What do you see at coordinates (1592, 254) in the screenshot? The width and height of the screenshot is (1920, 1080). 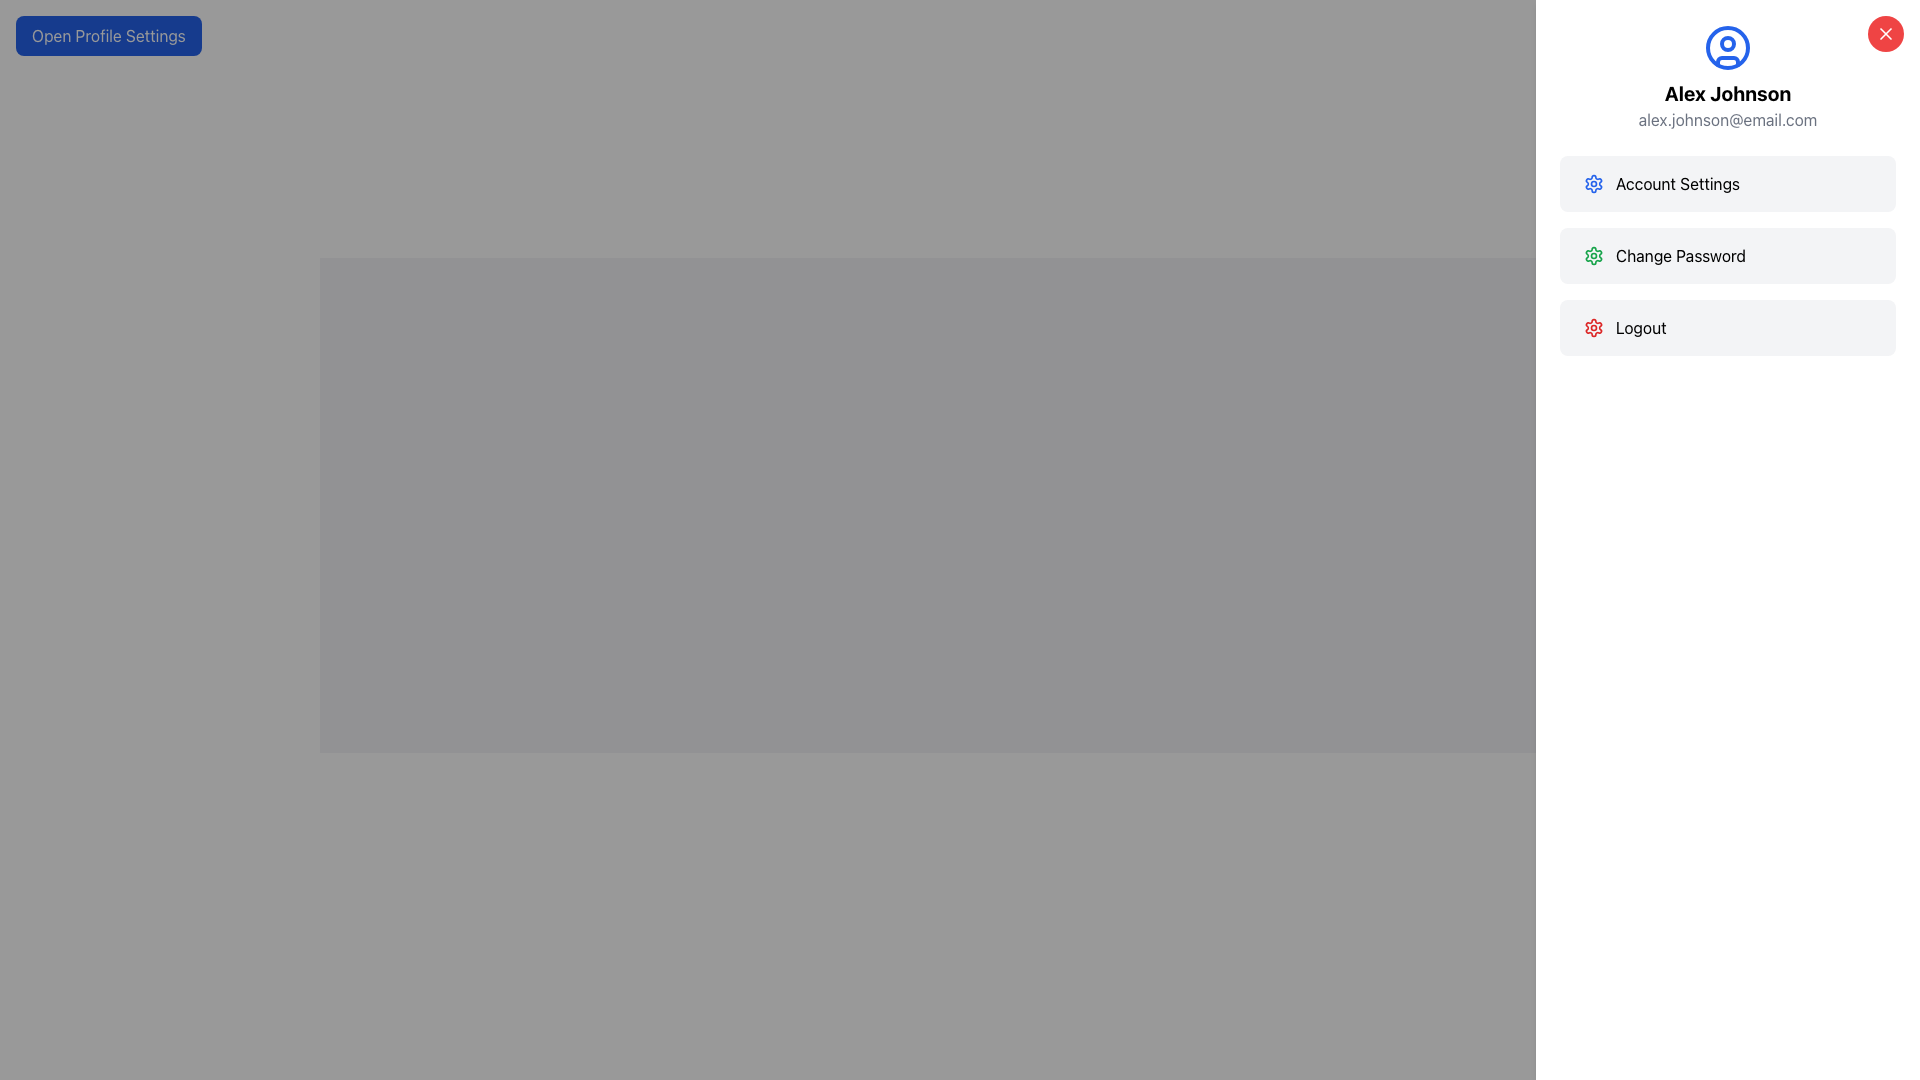 I see `the gear-shaped icon with green teeth and a red inner circular region, located adjacent to the 'Logout' text in the settings options panel` at bounding box center [1592, 254].